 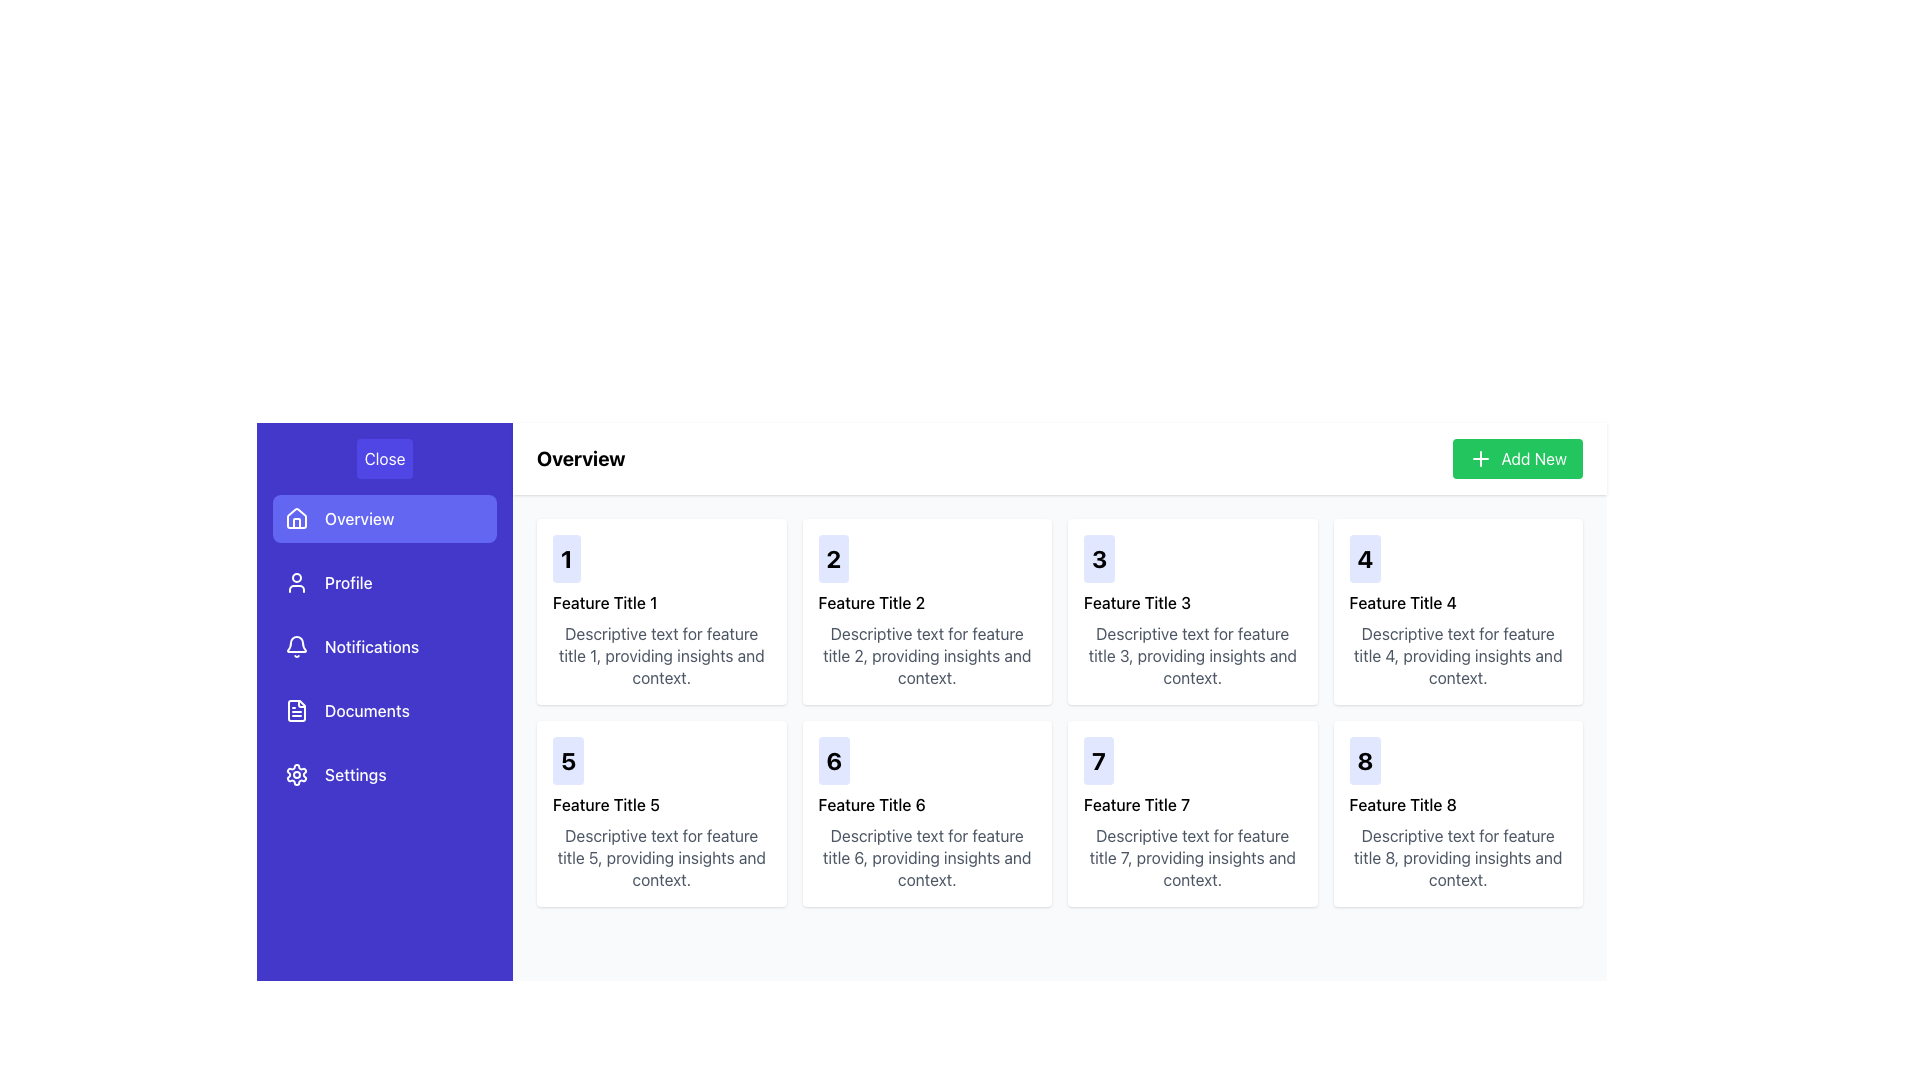 I want to click on the Label or Numeric Indicator located at the top-left corner of the 'Feature Title 7' card, which serves as an identifier for the associated feature, so click(x=1098, y=760).